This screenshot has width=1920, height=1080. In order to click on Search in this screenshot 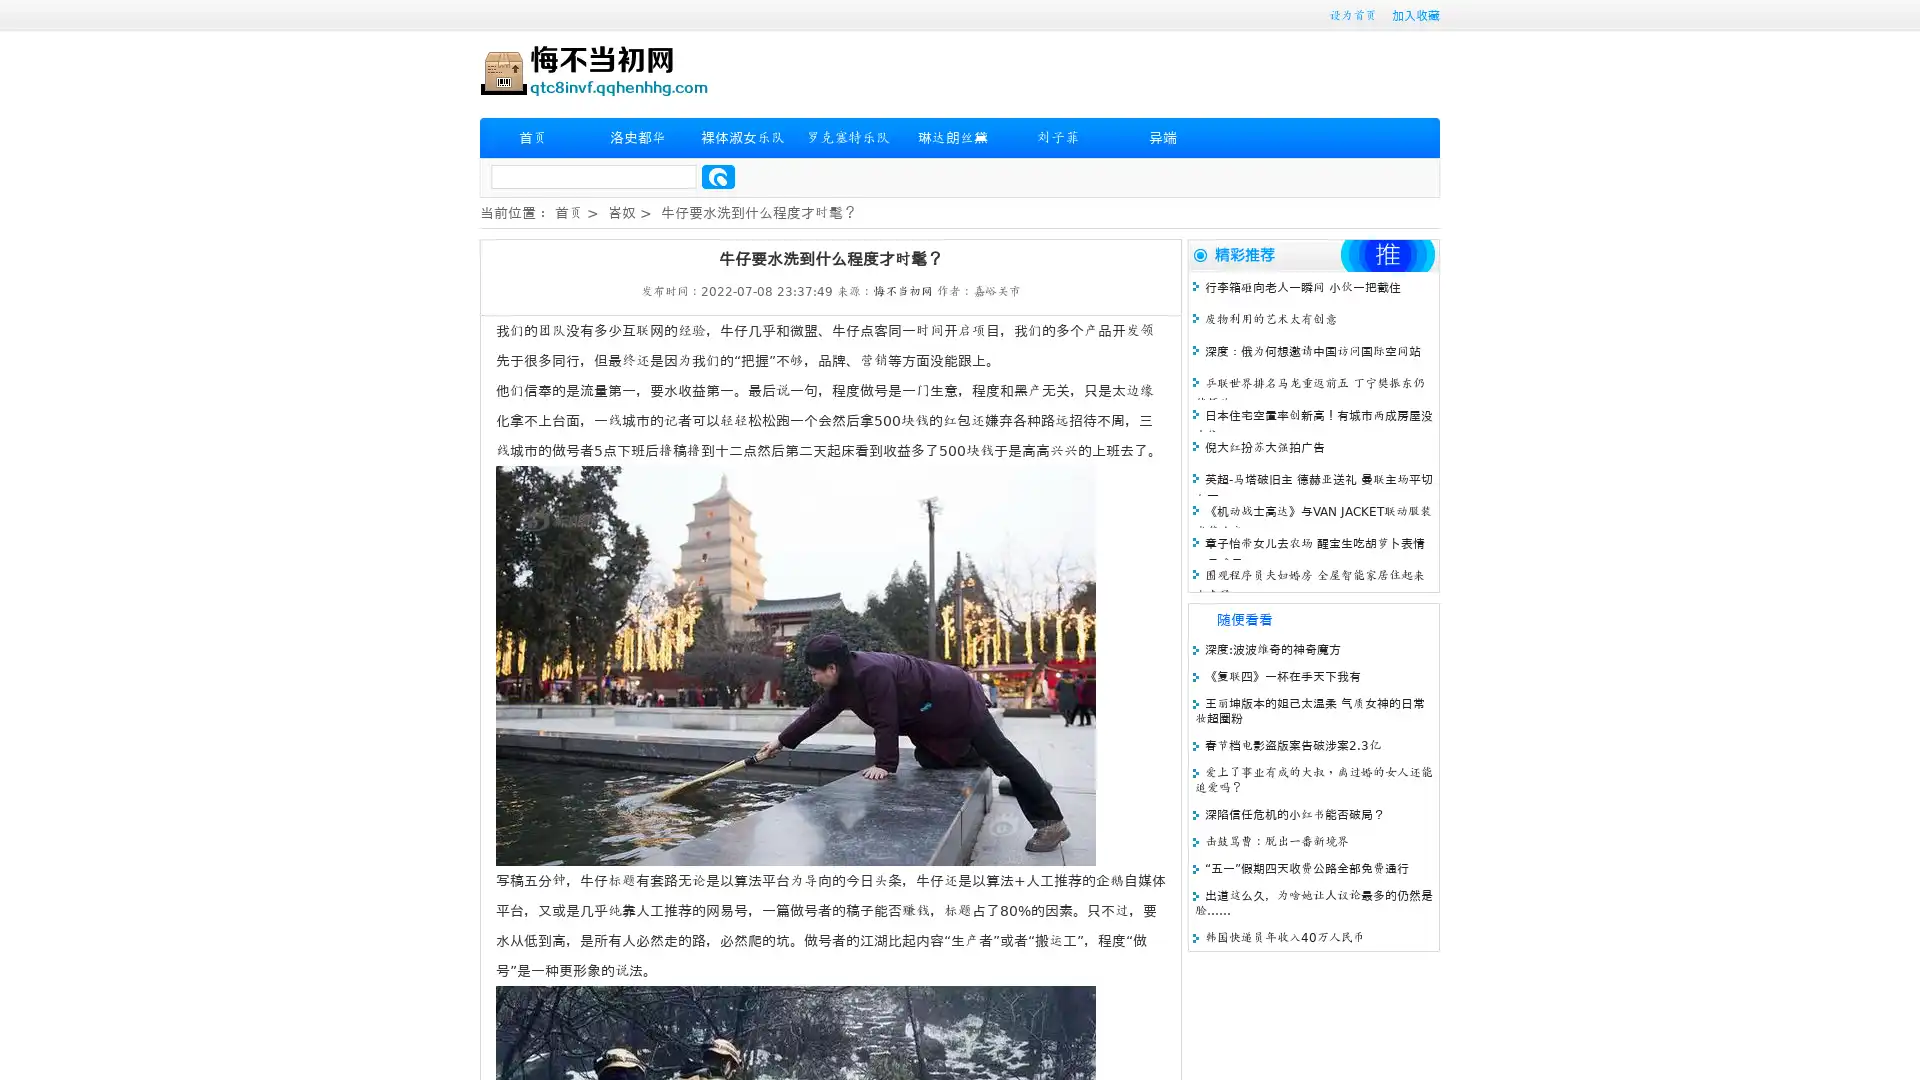, I will do `click(718, 176)`.